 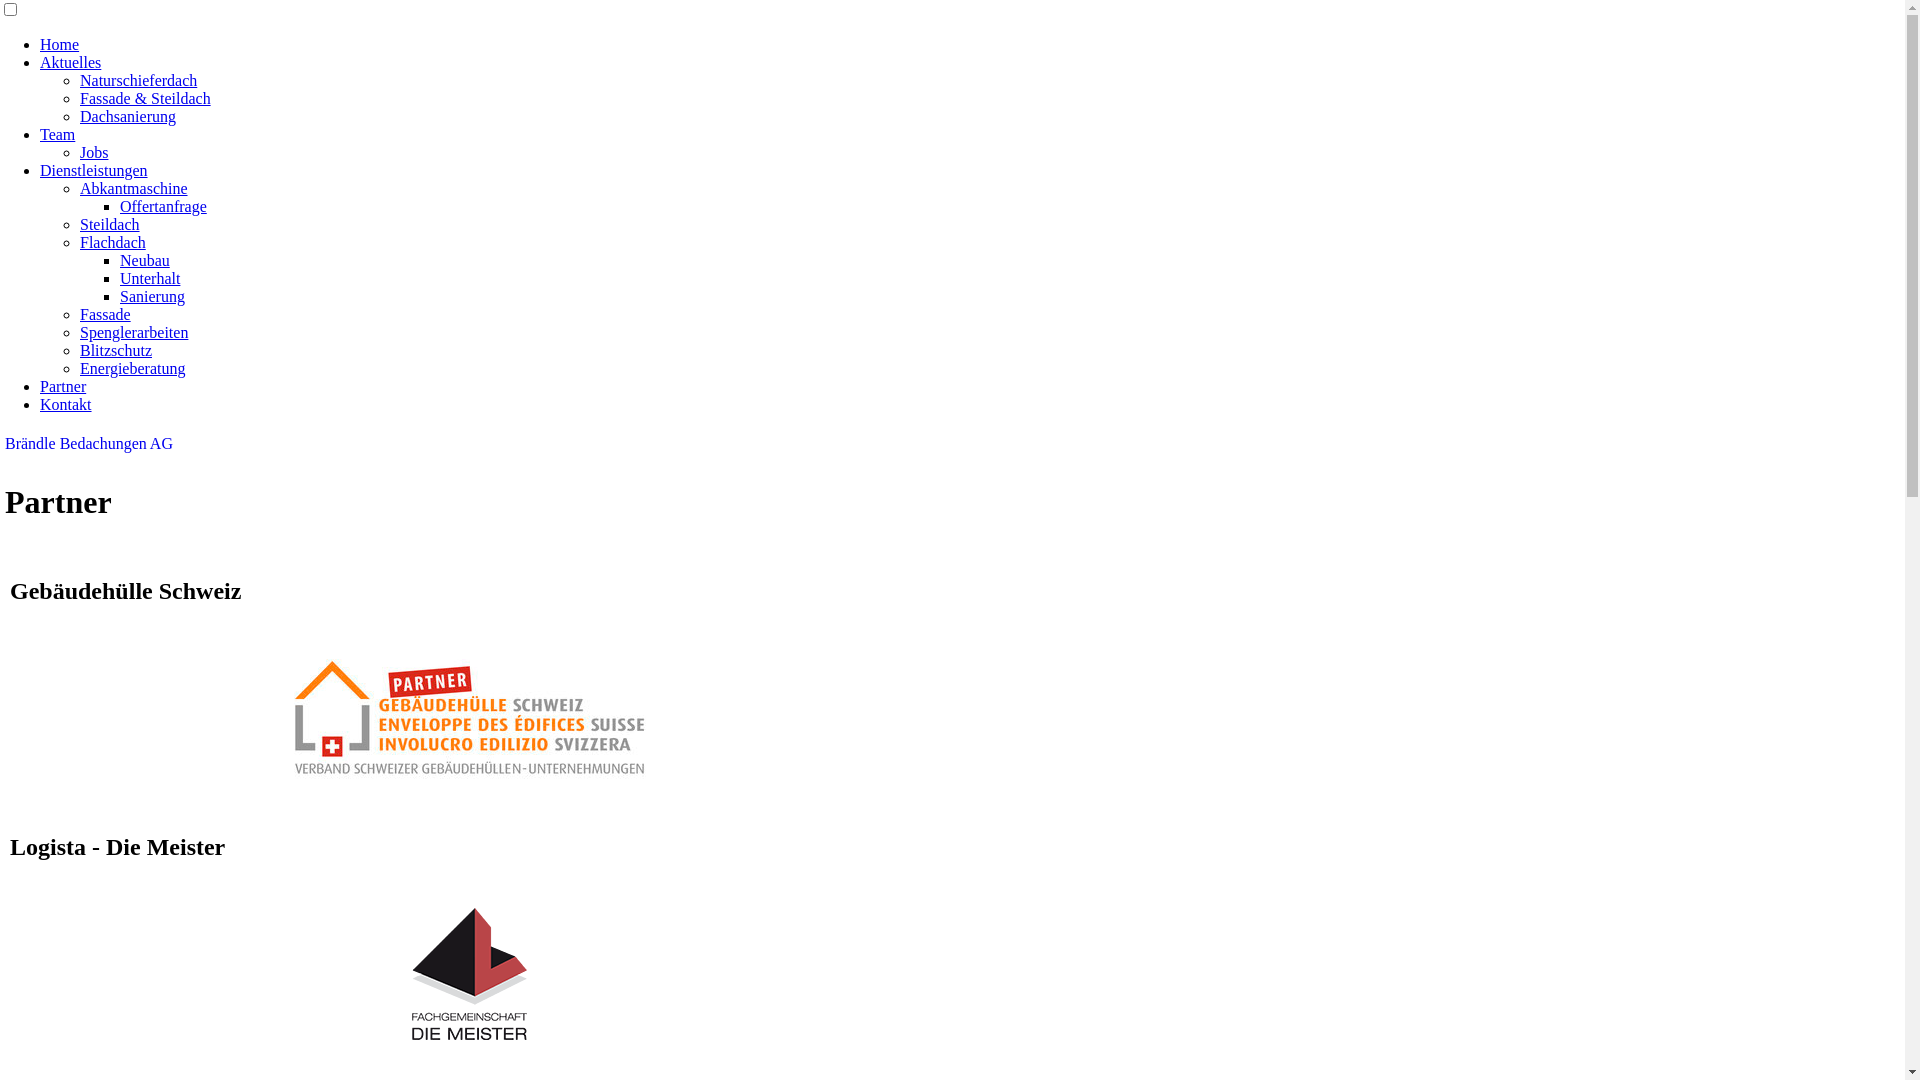 What do you see at coordinates (143, 259) in the screenshot?
I see `'Neubau'` at bounding box center [143, 259].